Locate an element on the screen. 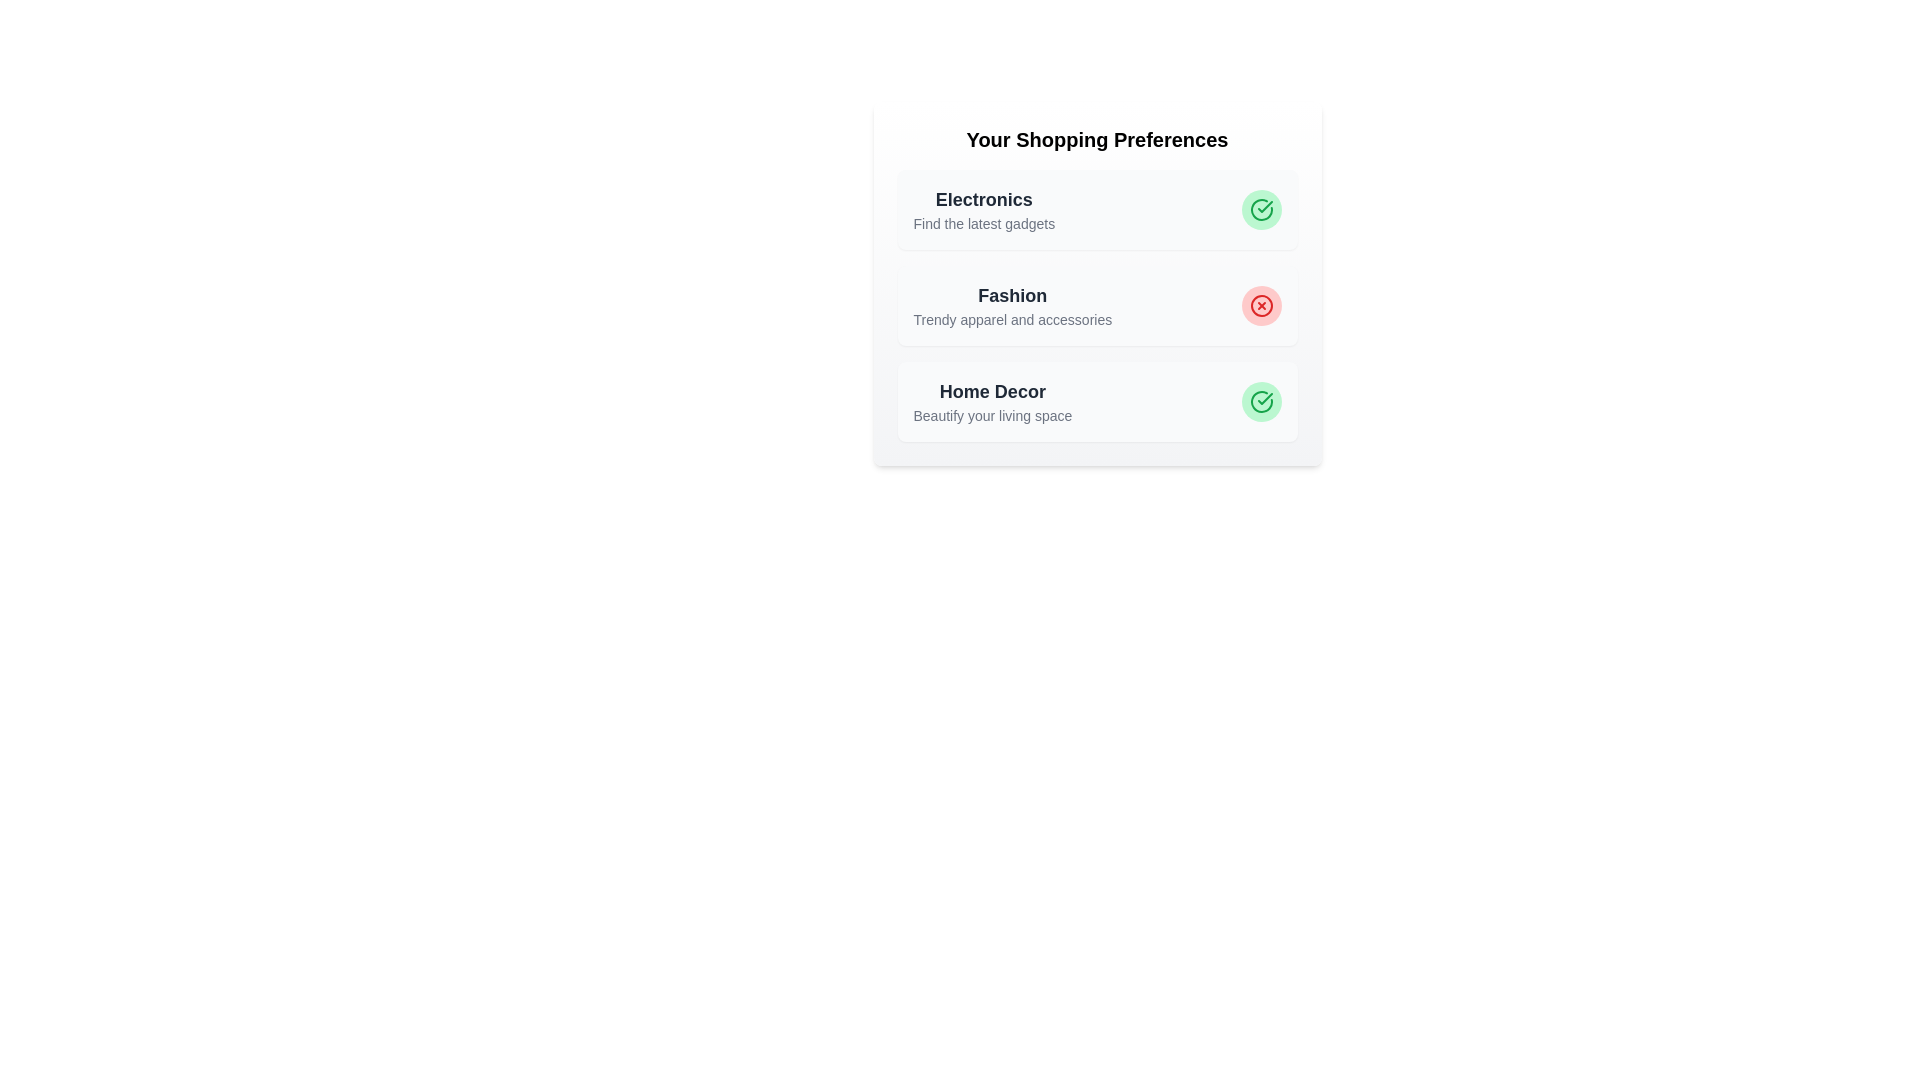  the title and description of the preference item Electronics is located at coordinates (983, 200).